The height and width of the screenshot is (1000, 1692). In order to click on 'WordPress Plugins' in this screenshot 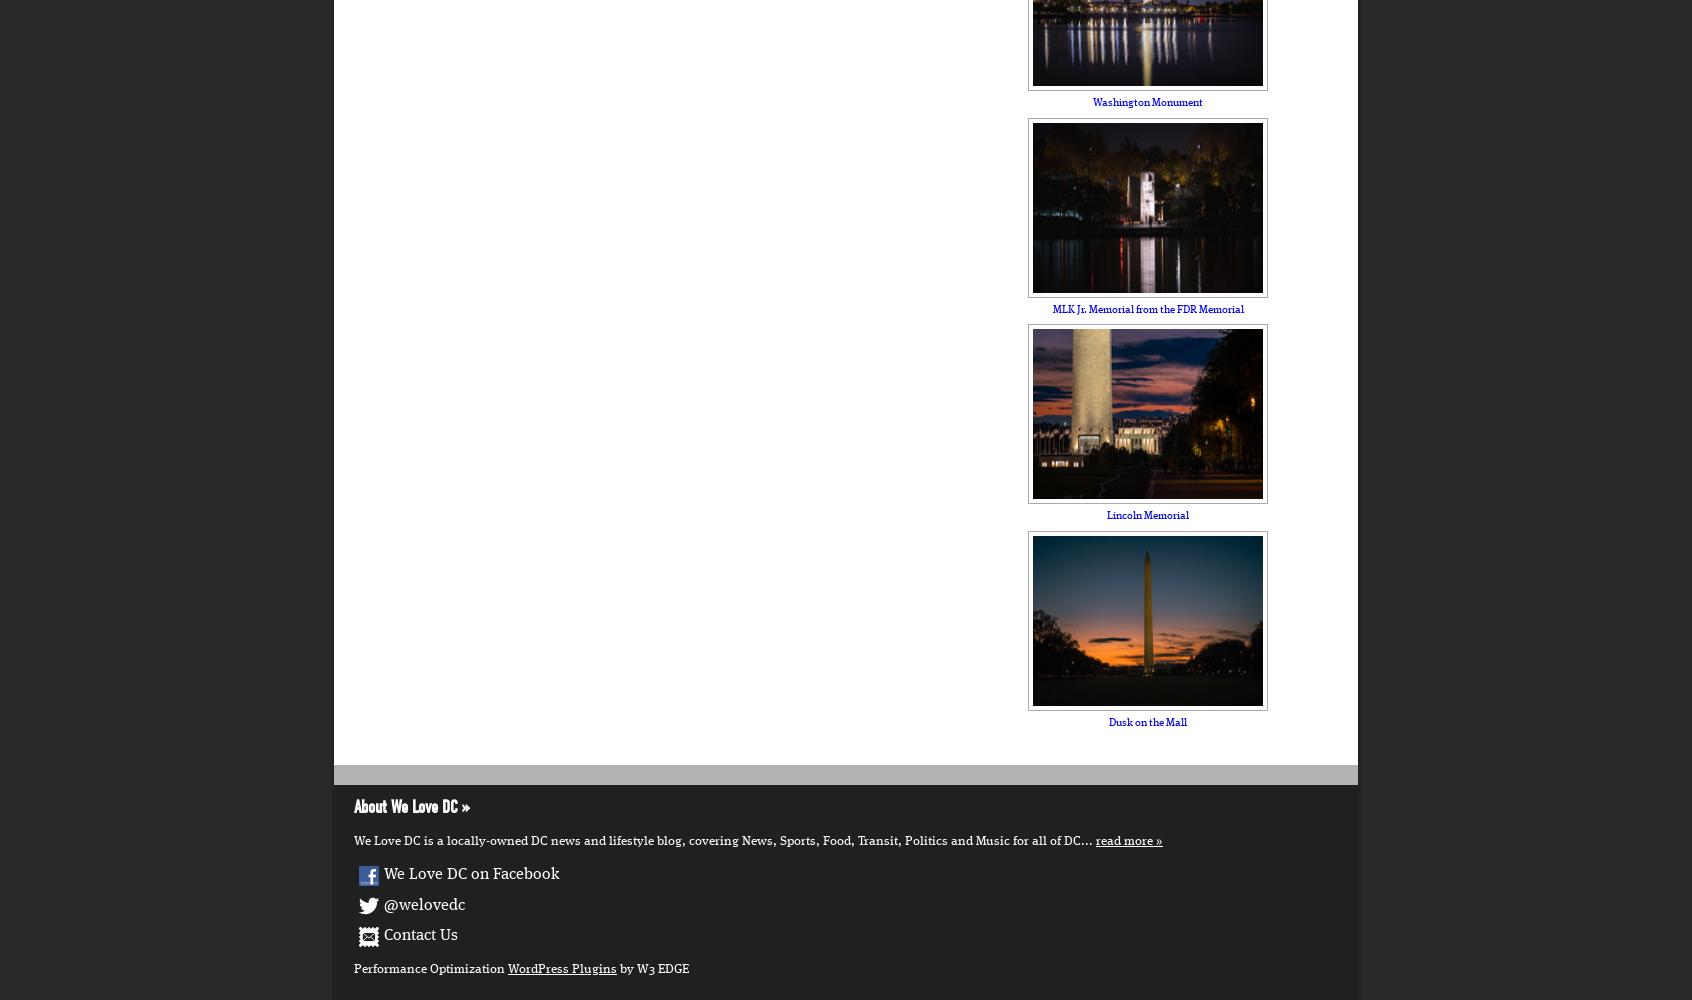, I will do `click(562, 967)`.